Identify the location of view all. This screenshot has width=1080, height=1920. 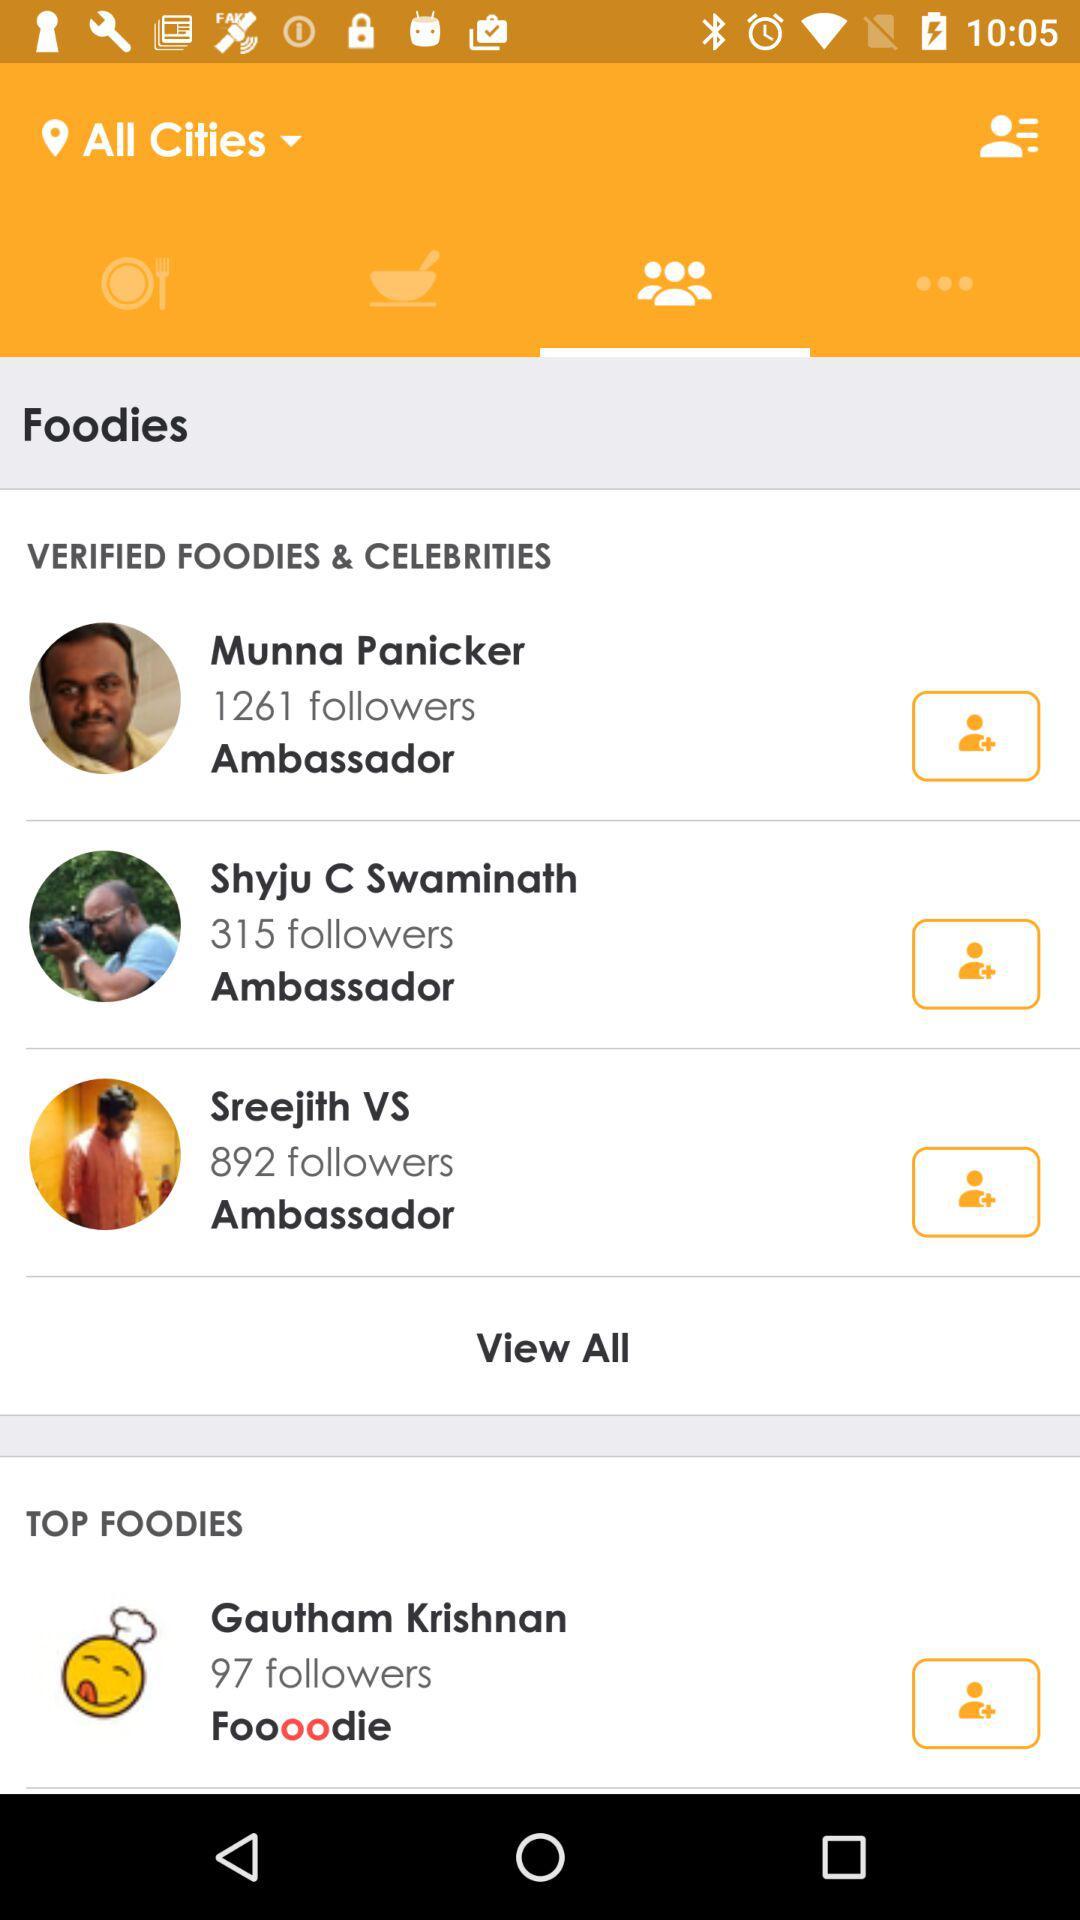
(552, 1345).